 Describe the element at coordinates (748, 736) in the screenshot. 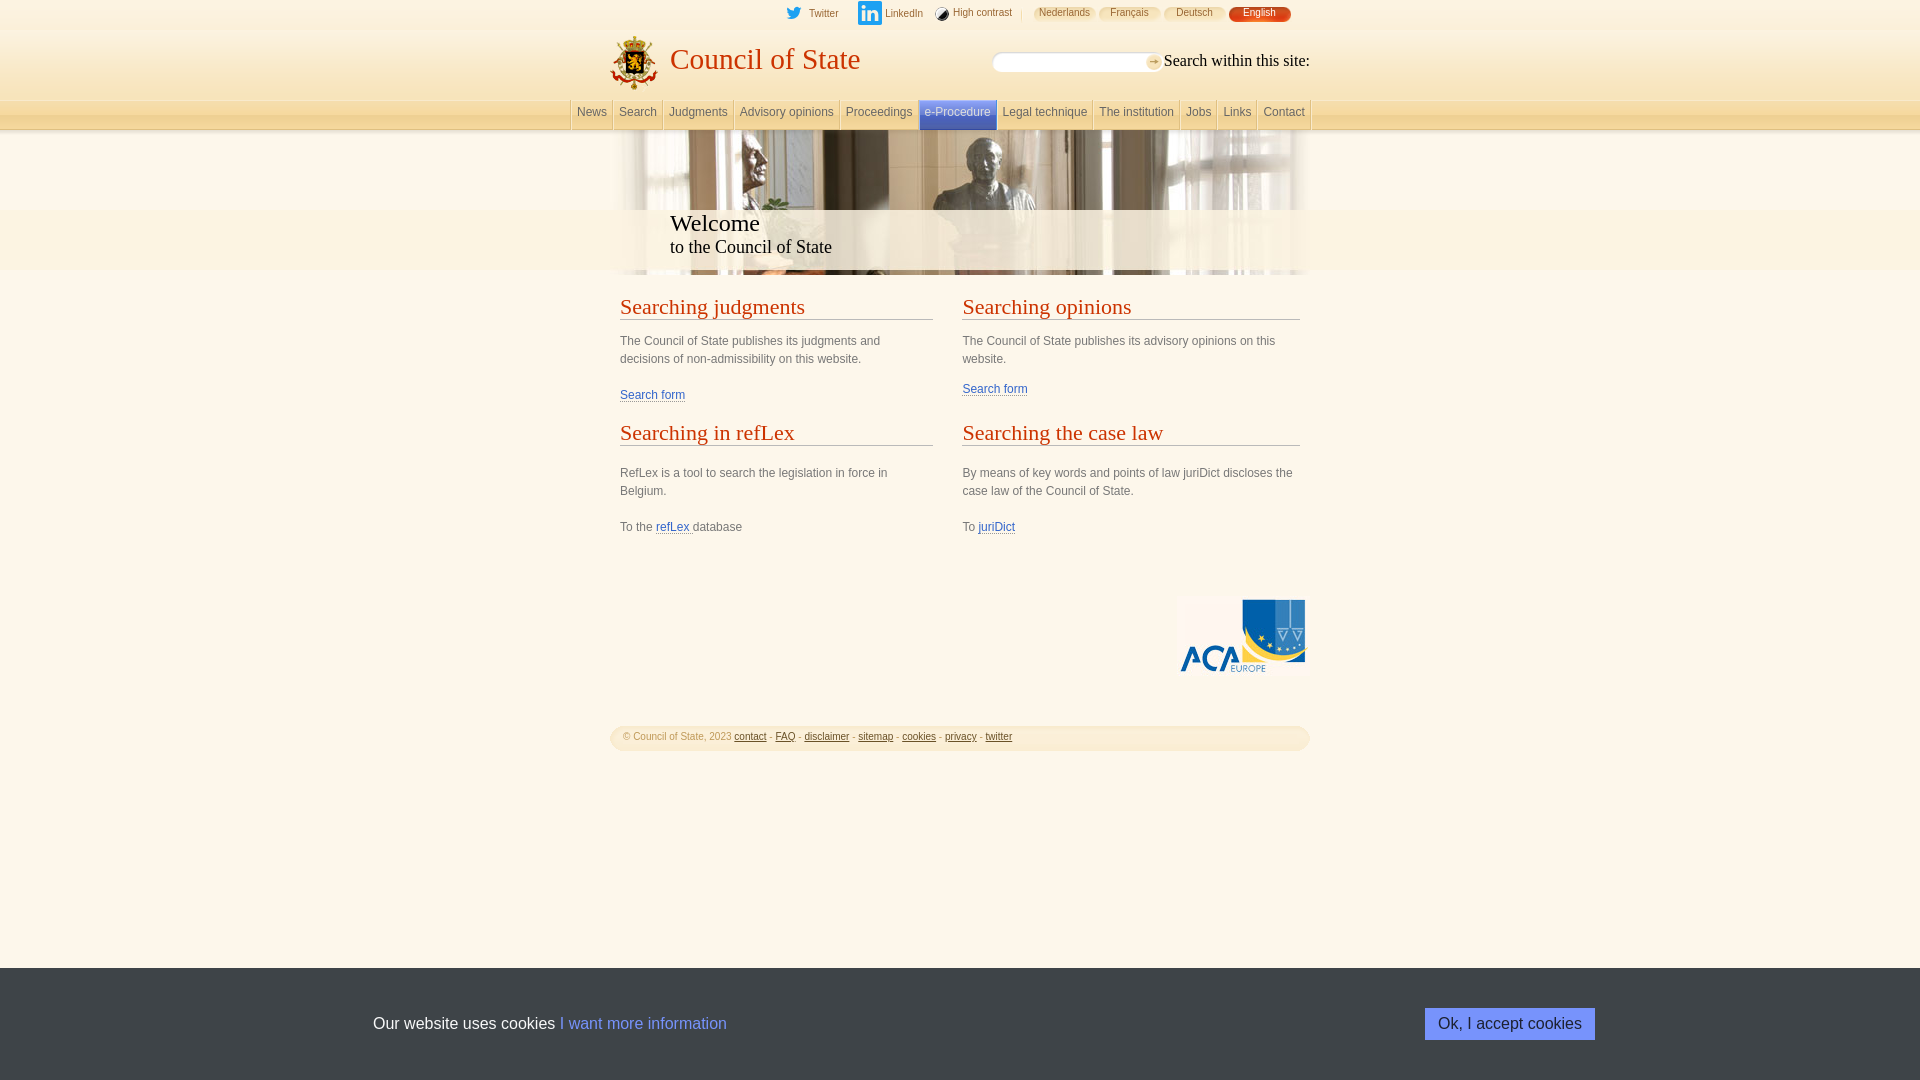

I see `'contact'` at that location.